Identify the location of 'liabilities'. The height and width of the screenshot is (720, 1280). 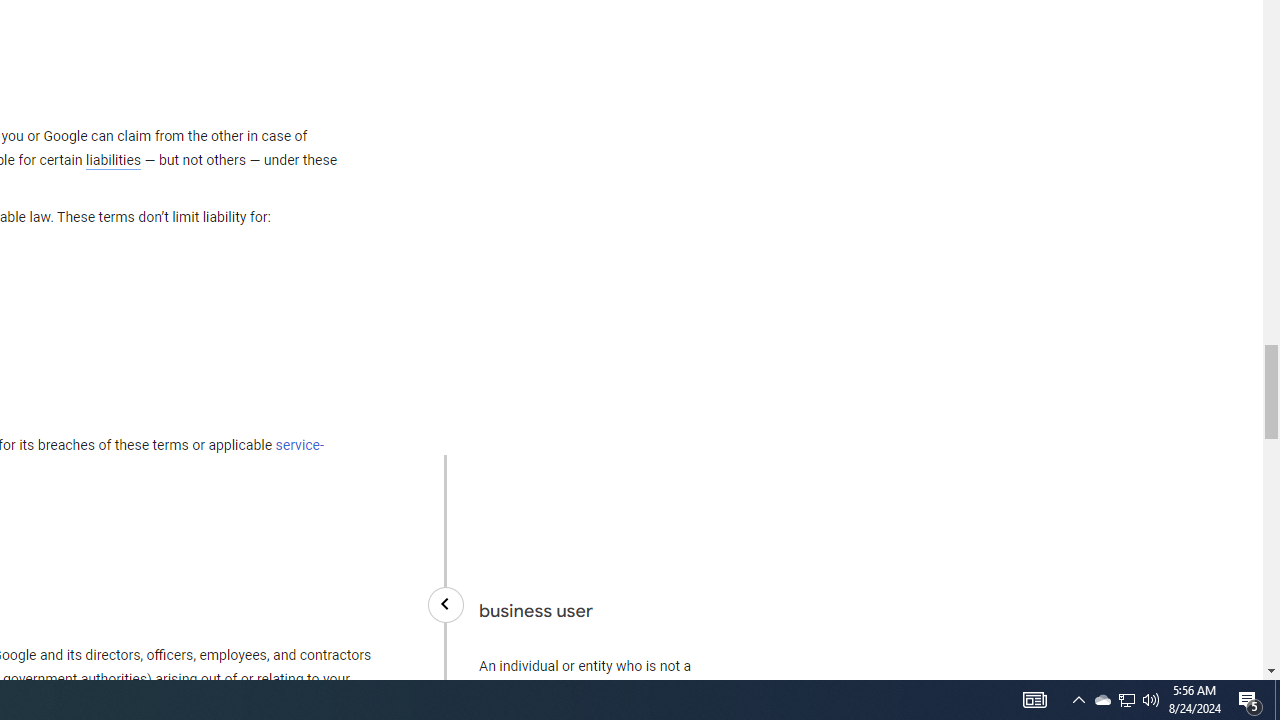
(112, 159).